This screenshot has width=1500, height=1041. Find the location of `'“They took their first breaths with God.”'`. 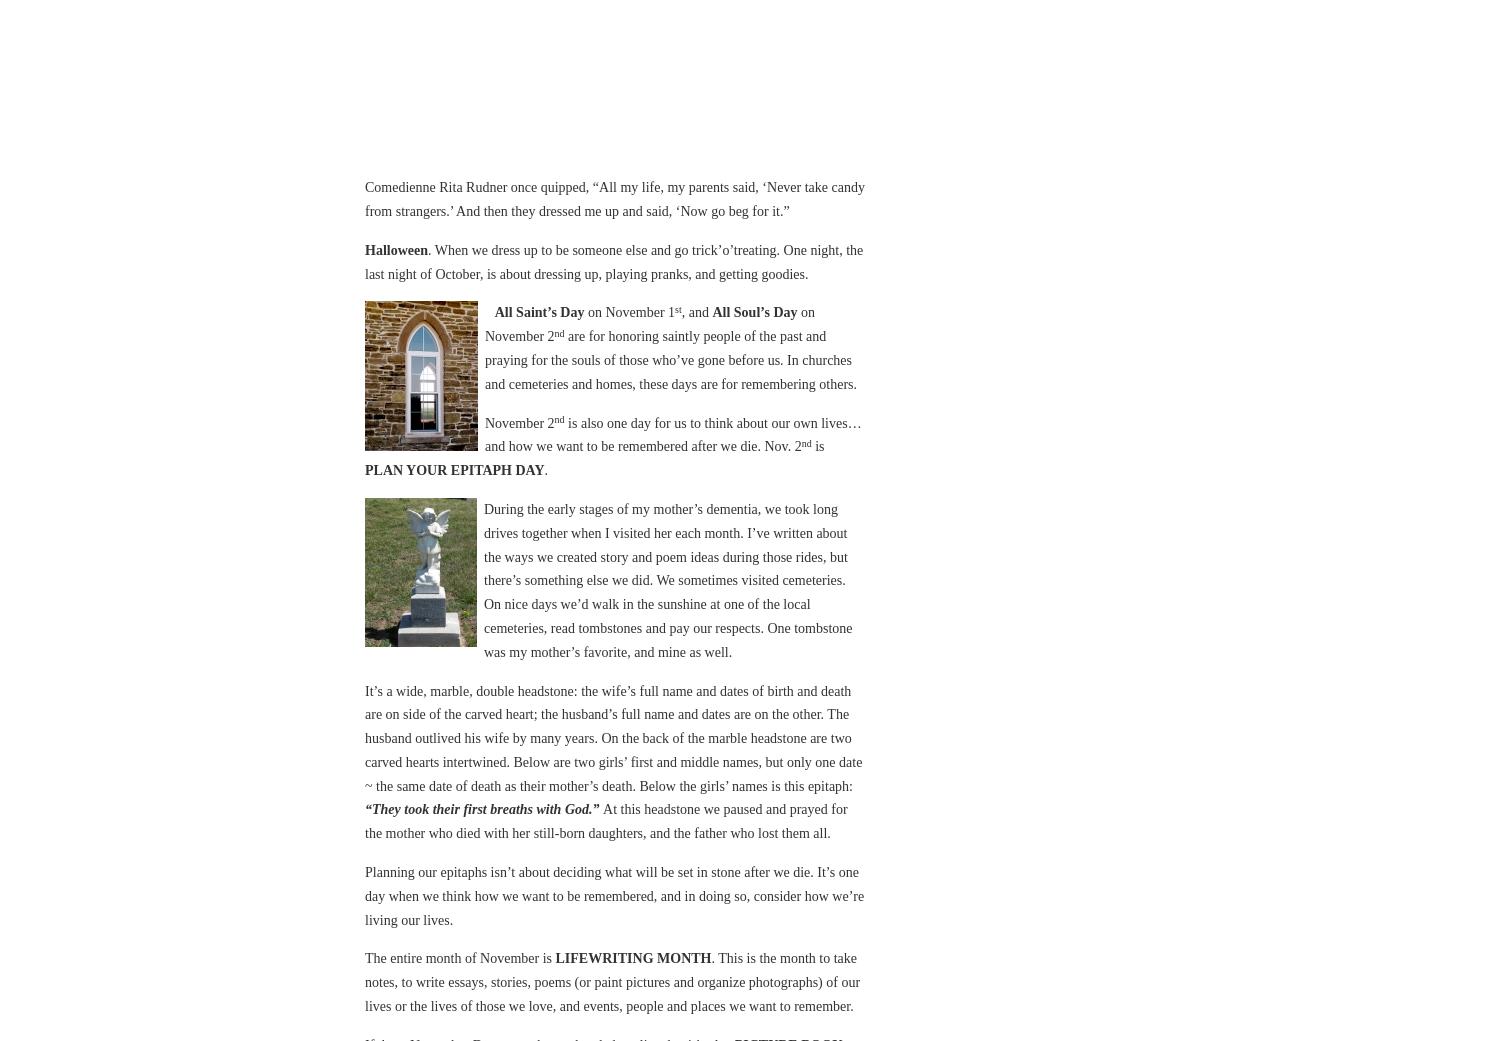

'“They took their first breaths with God.”' is located at coordinates (483, 809).